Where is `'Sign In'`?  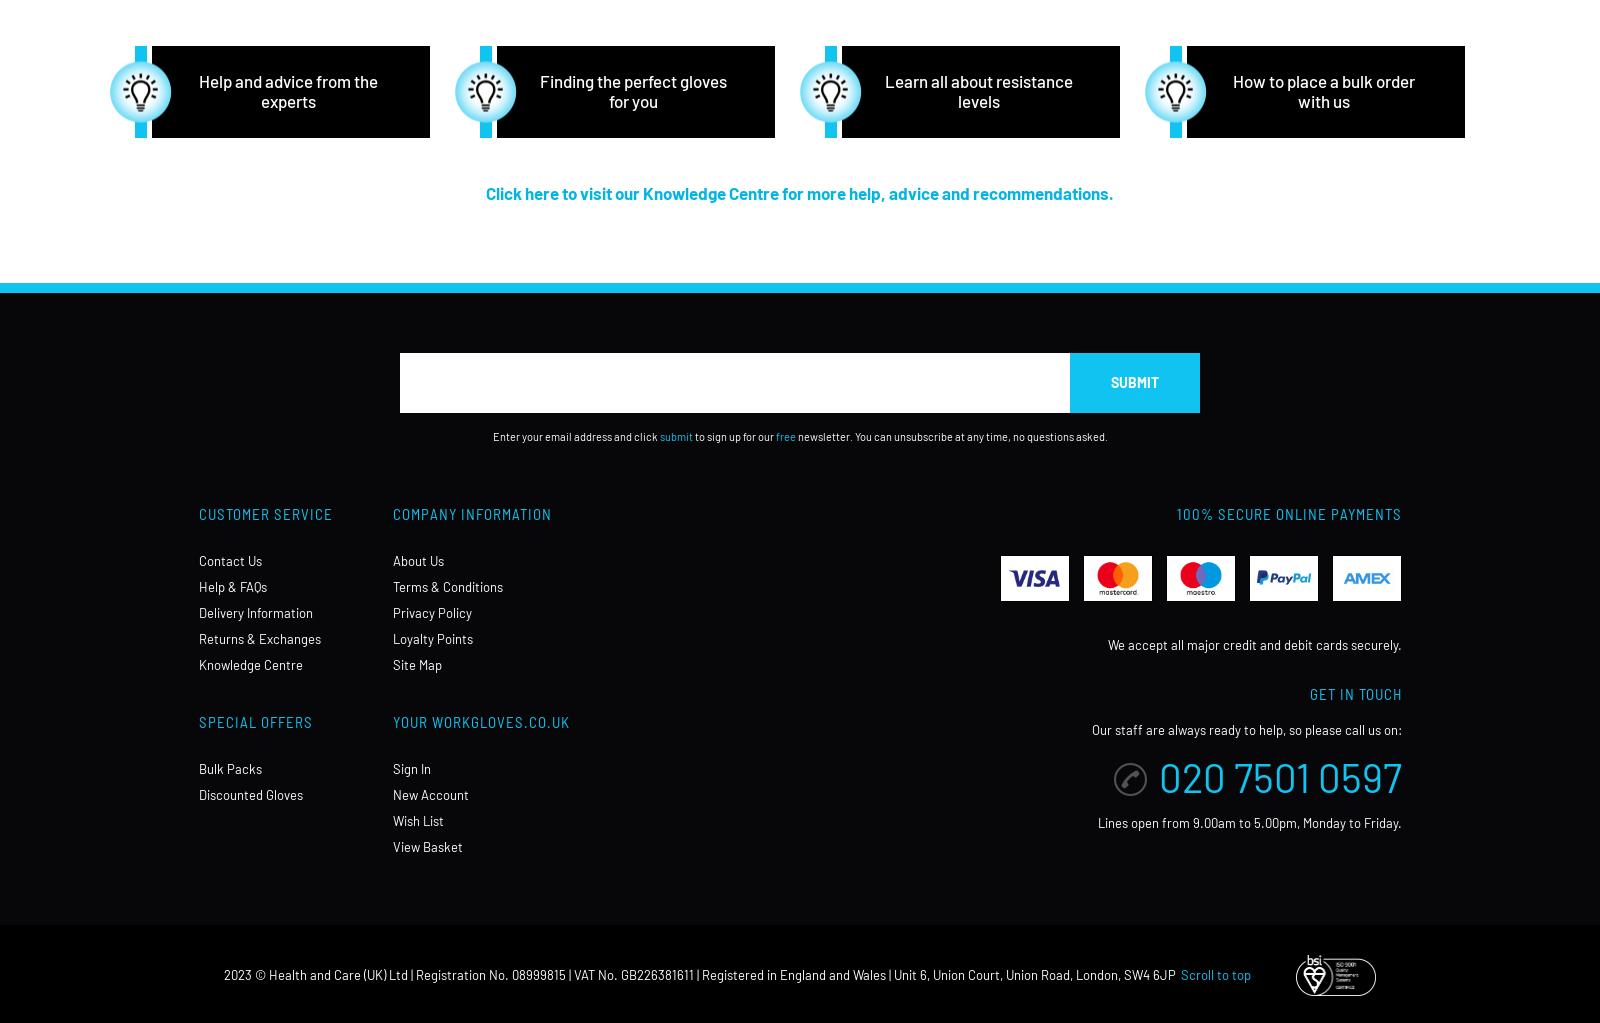 'Sign In' is located at coordinates (410, 767).